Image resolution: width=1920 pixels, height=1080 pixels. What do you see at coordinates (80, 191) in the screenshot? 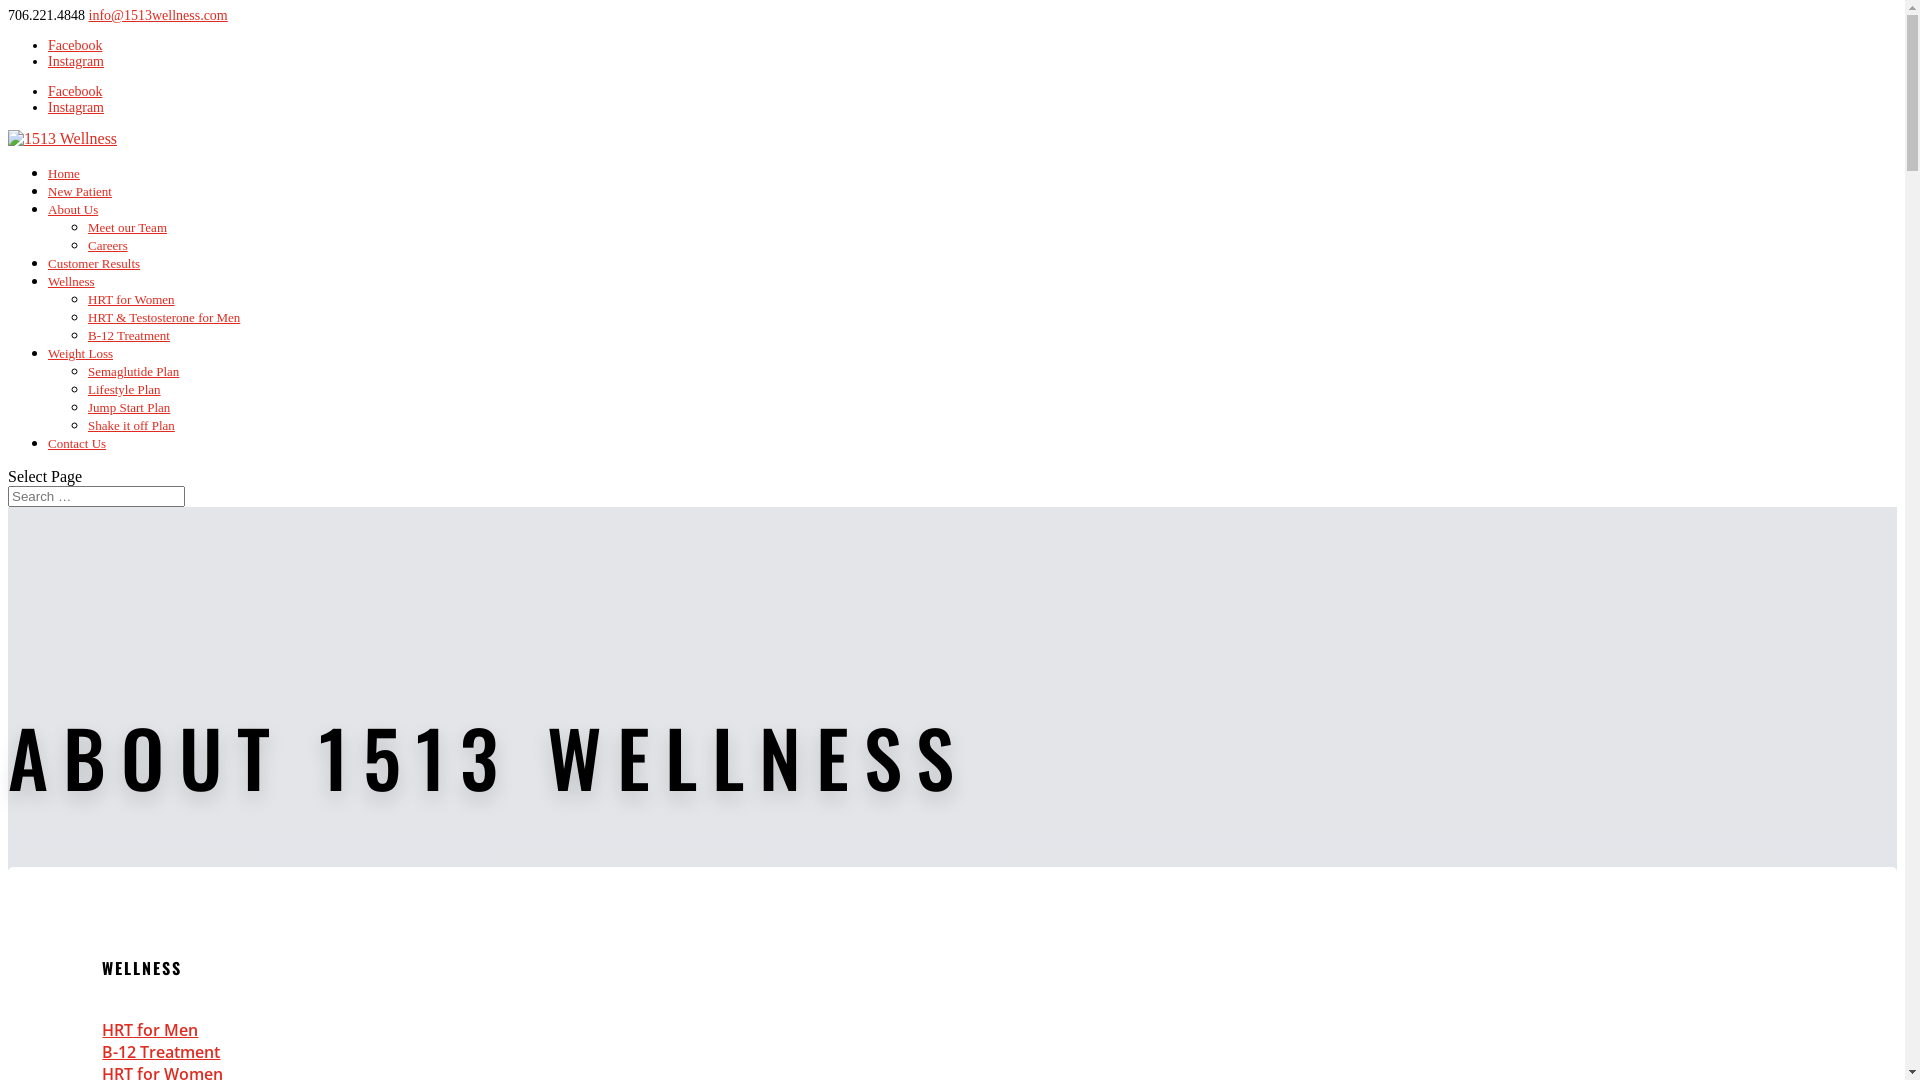
I see `'New Patient'` at bounding box center [80, 191].